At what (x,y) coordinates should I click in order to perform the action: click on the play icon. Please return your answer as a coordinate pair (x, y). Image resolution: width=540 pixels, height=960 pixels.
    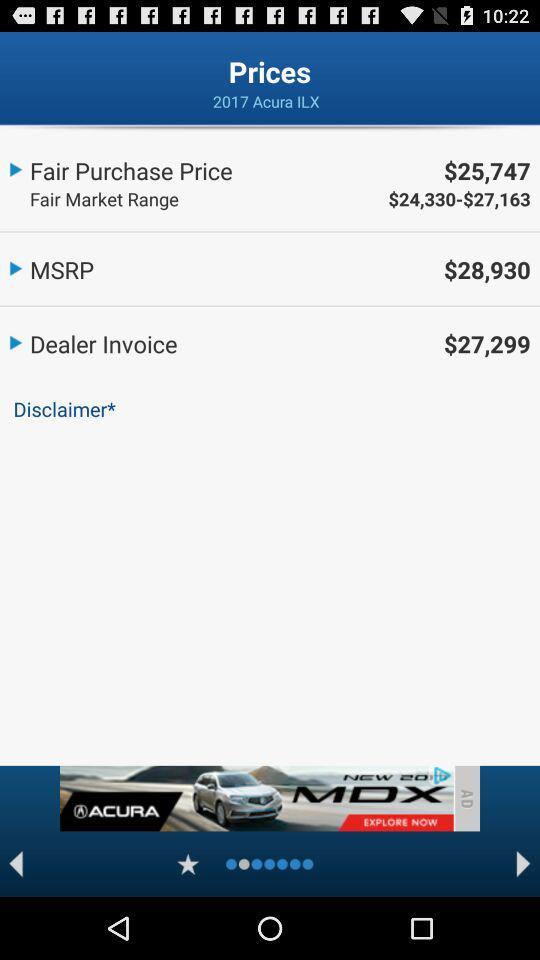
    Looking at the image, I should click on (523, 924).